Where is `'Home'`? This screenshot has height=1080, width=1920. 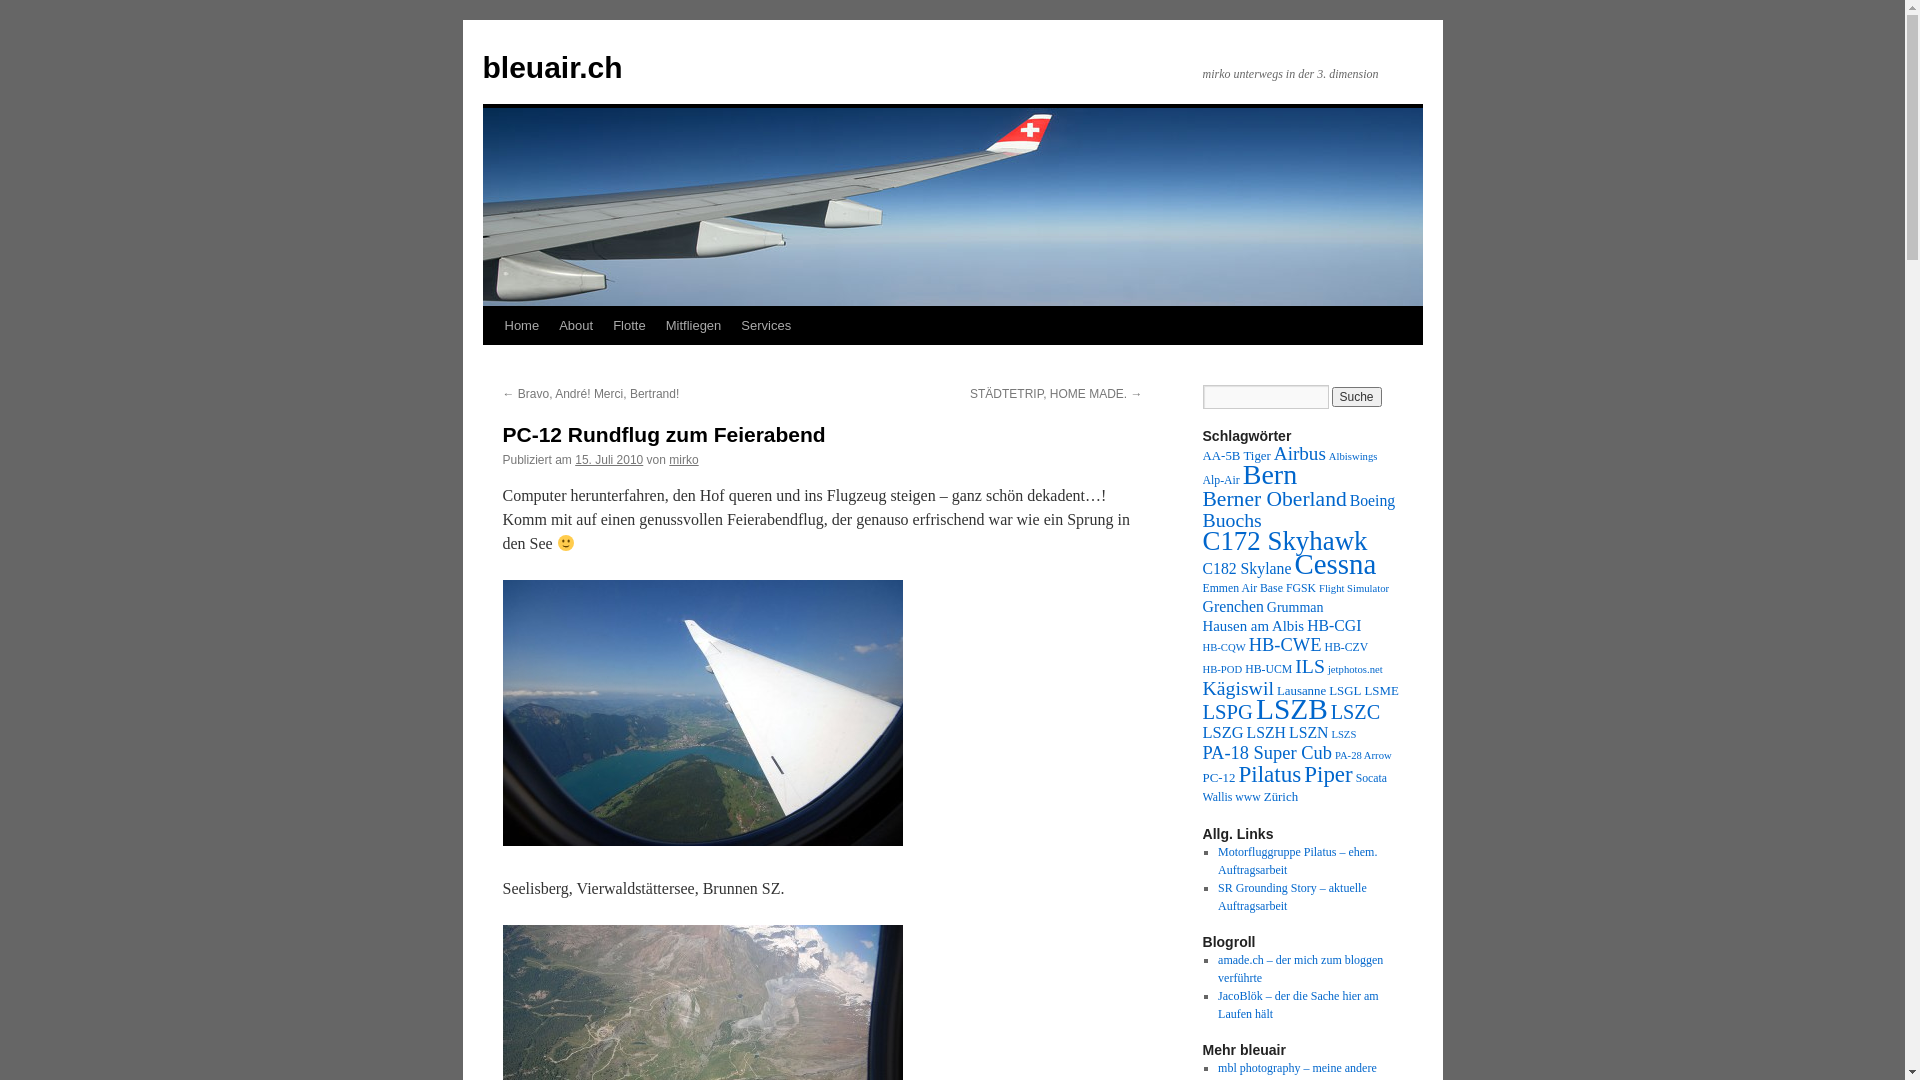
'Home' is located at coordinates (521, 325).